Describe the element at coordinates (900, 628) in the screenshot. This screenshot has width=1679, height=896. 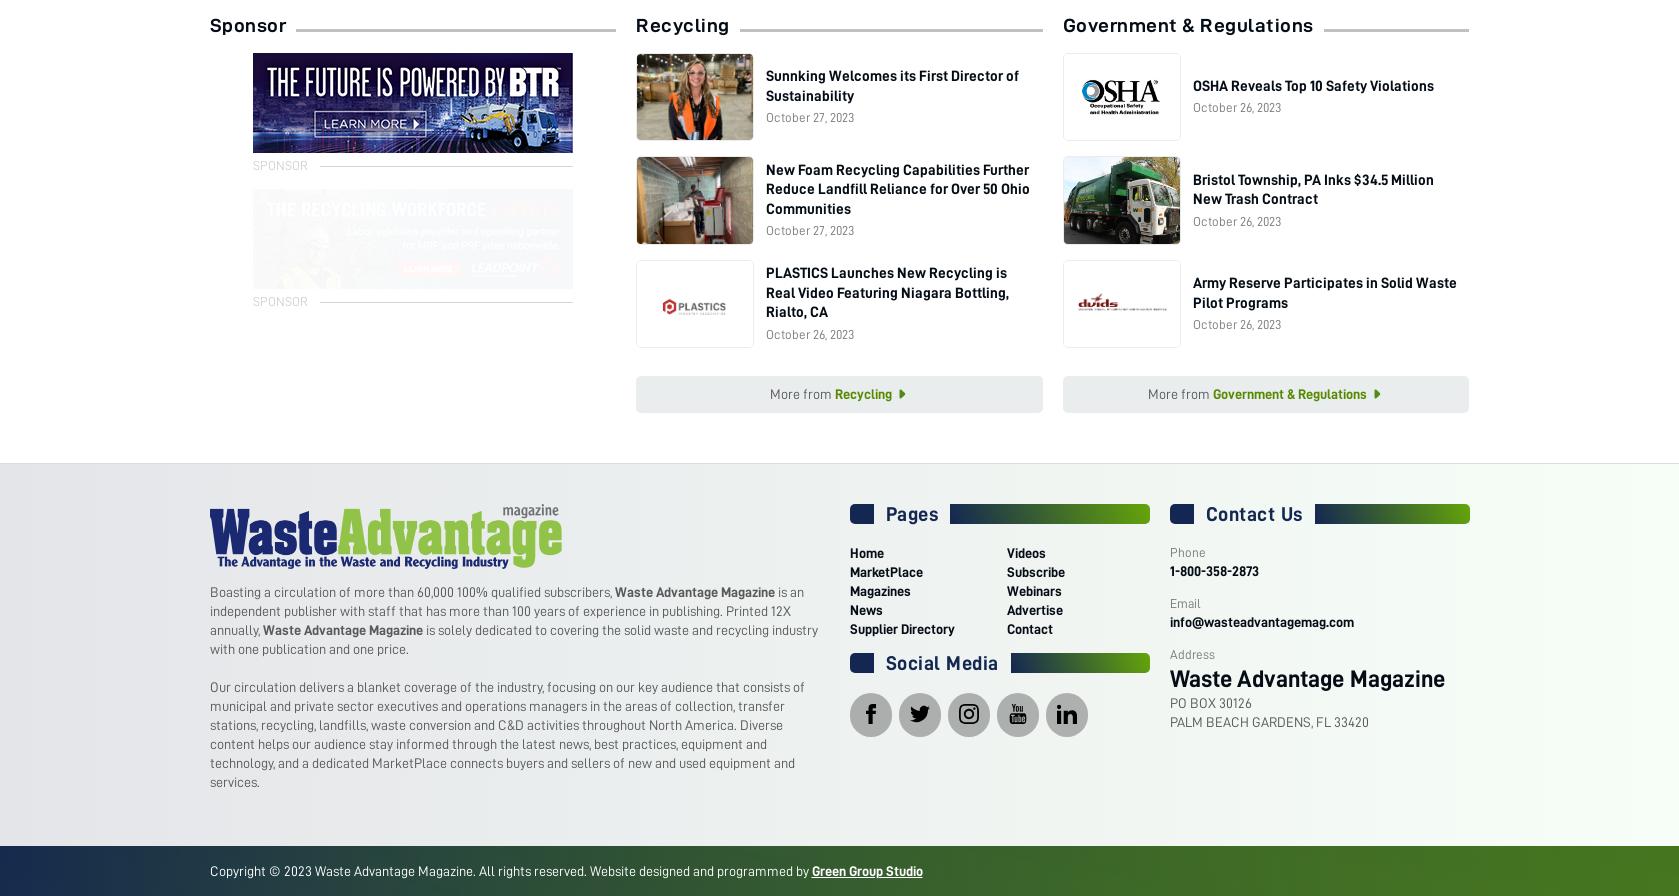
I see `'Supplier Directory'` at that location.